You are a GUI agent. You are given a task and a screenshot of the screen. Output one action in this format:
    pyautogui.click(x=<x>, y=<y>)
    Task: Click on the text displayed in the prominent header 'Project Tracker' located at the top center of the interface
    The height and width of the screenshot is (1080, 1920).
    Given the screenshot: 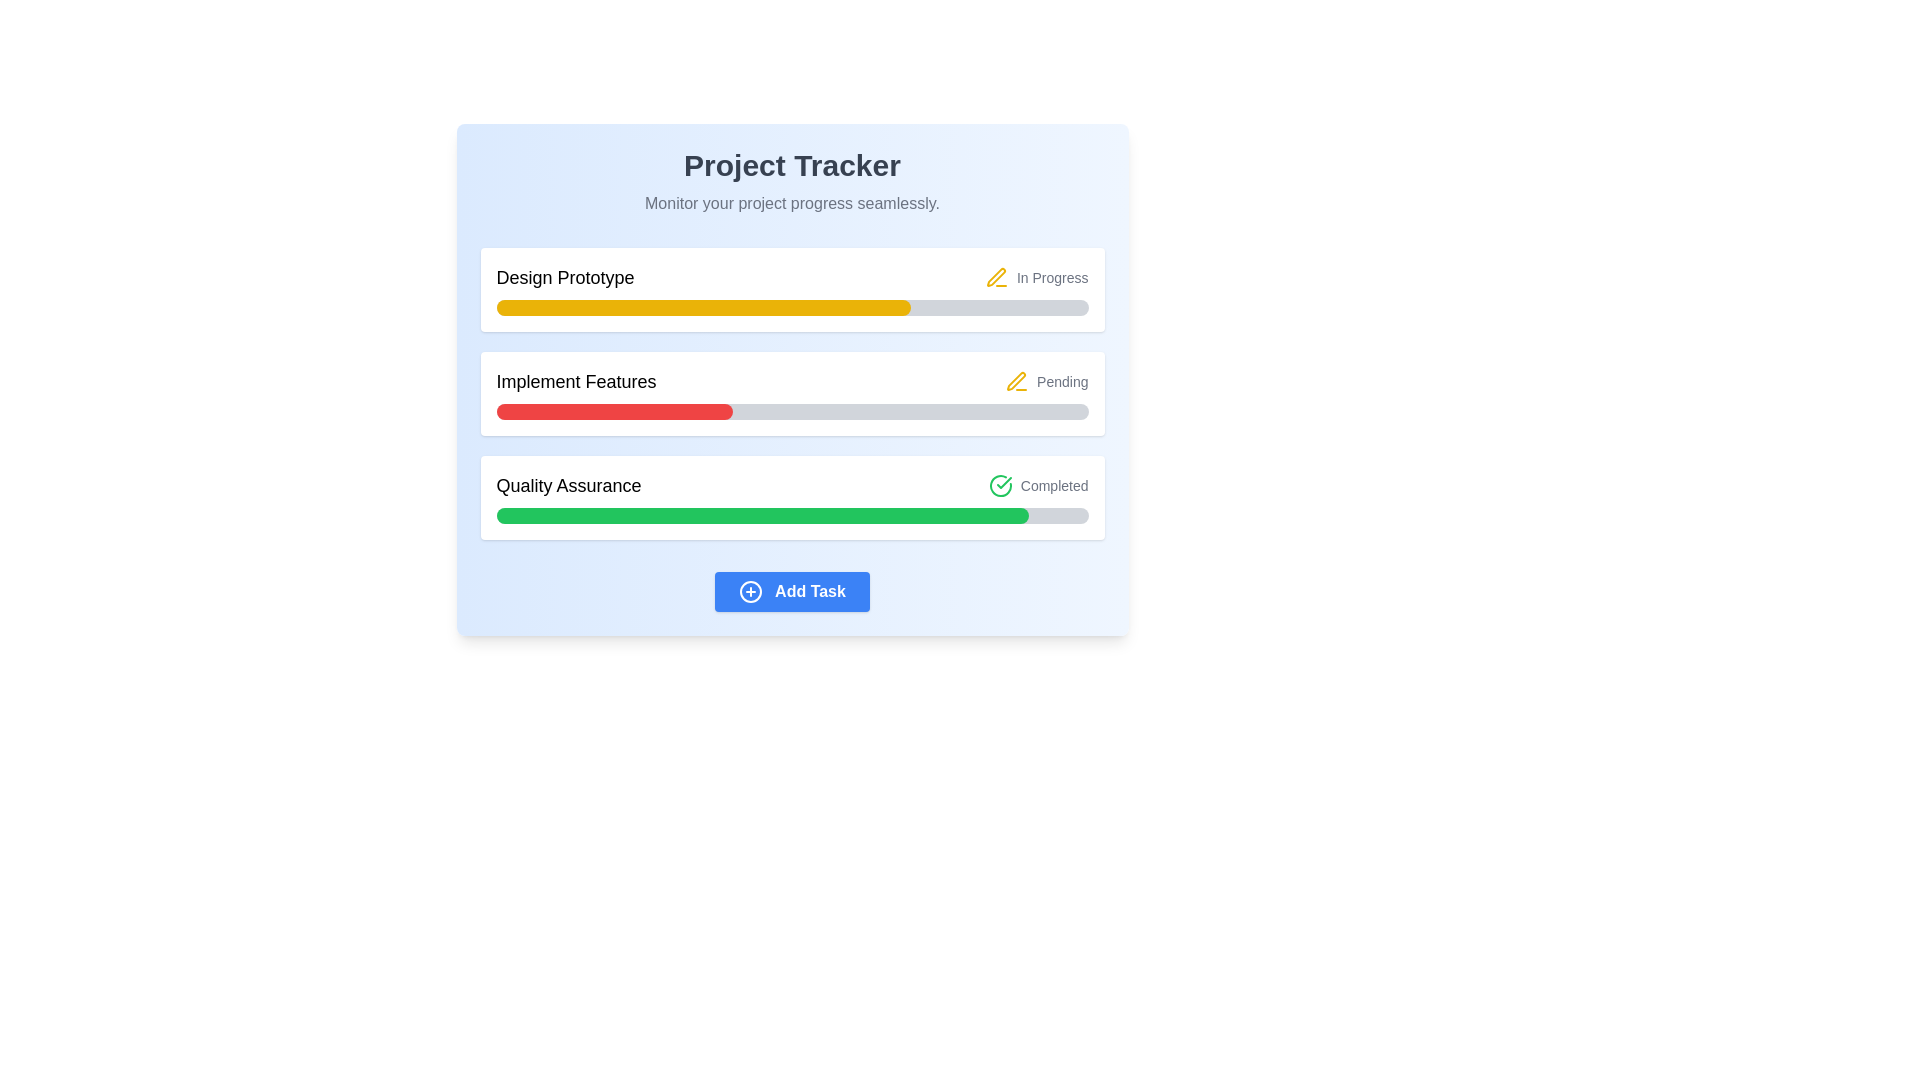 What is the action you would take?
    pyautogui.click(x=791, y=164)
    